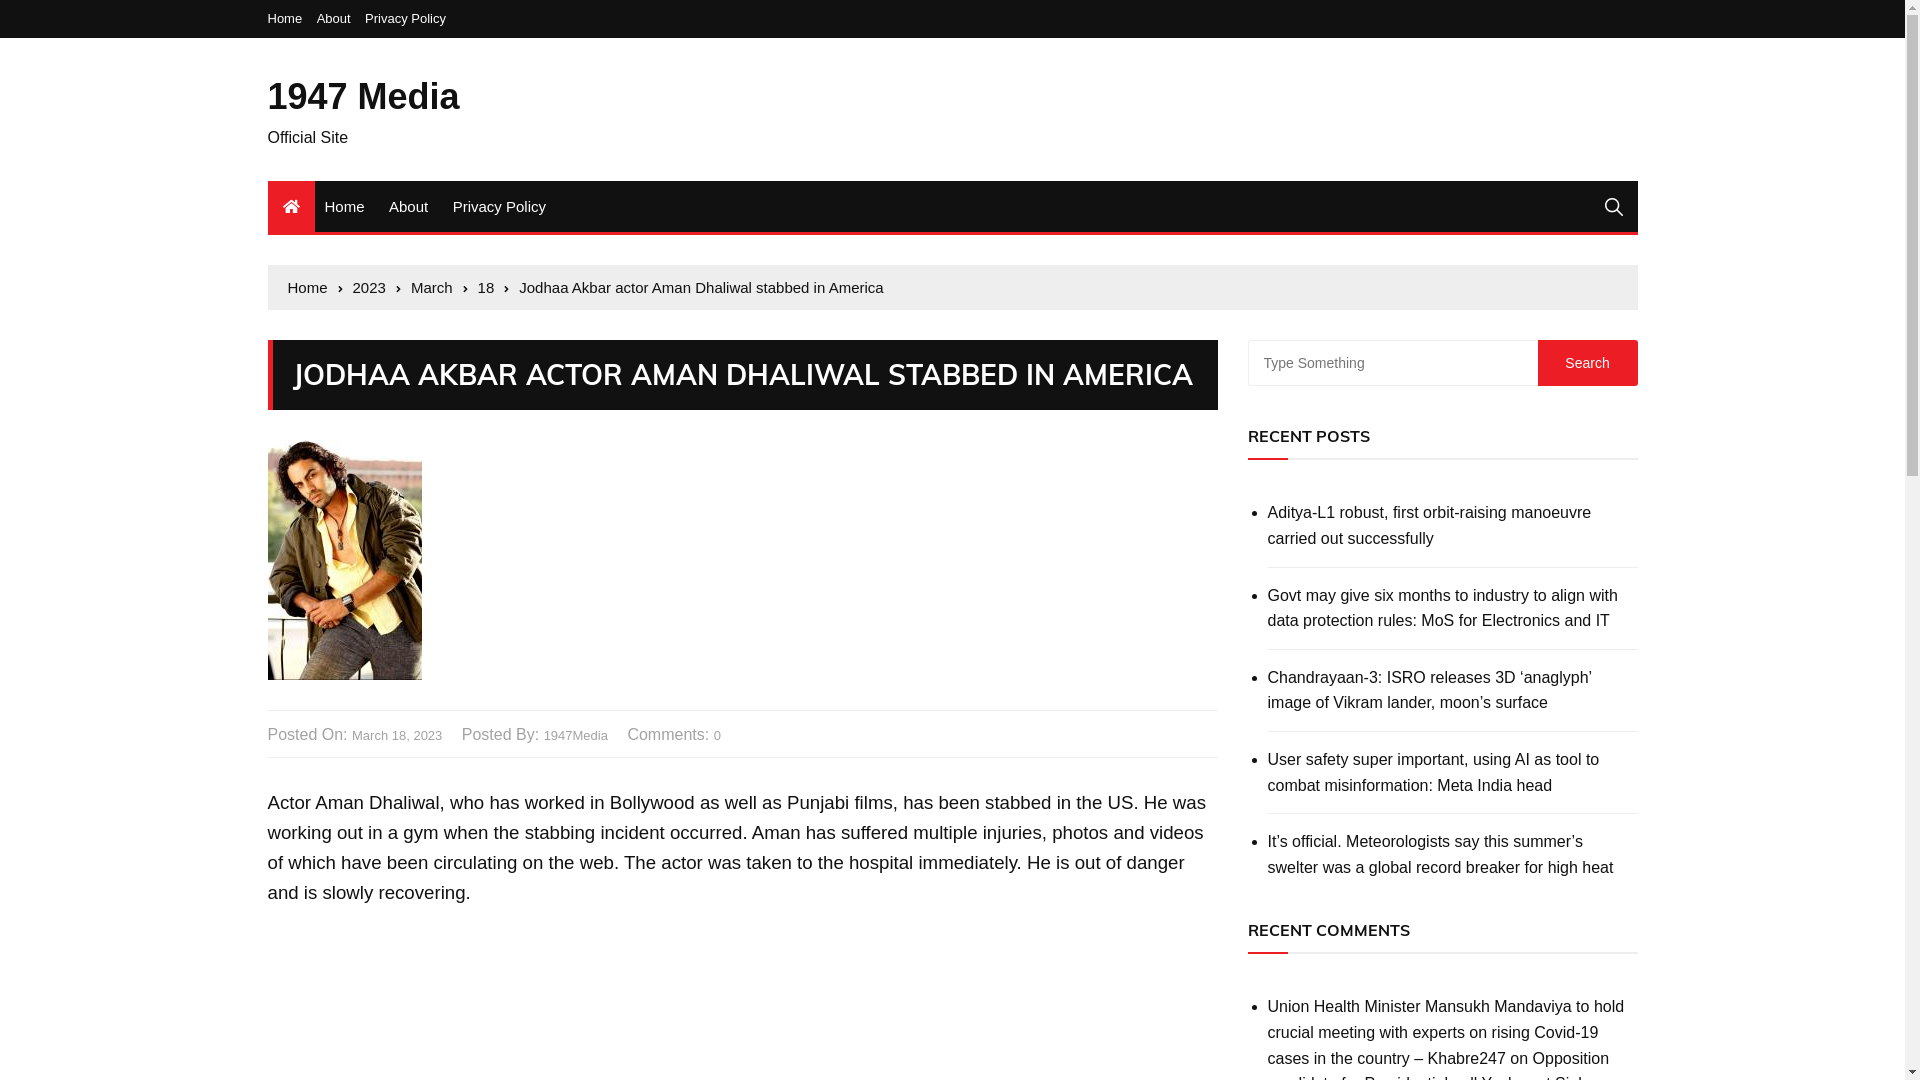 This screenshot has width=1920, height=1080. What do you see at coordinates (364, 96) in the screenshot?
I see `'1947 Media'` at bounding box center [364, 96].